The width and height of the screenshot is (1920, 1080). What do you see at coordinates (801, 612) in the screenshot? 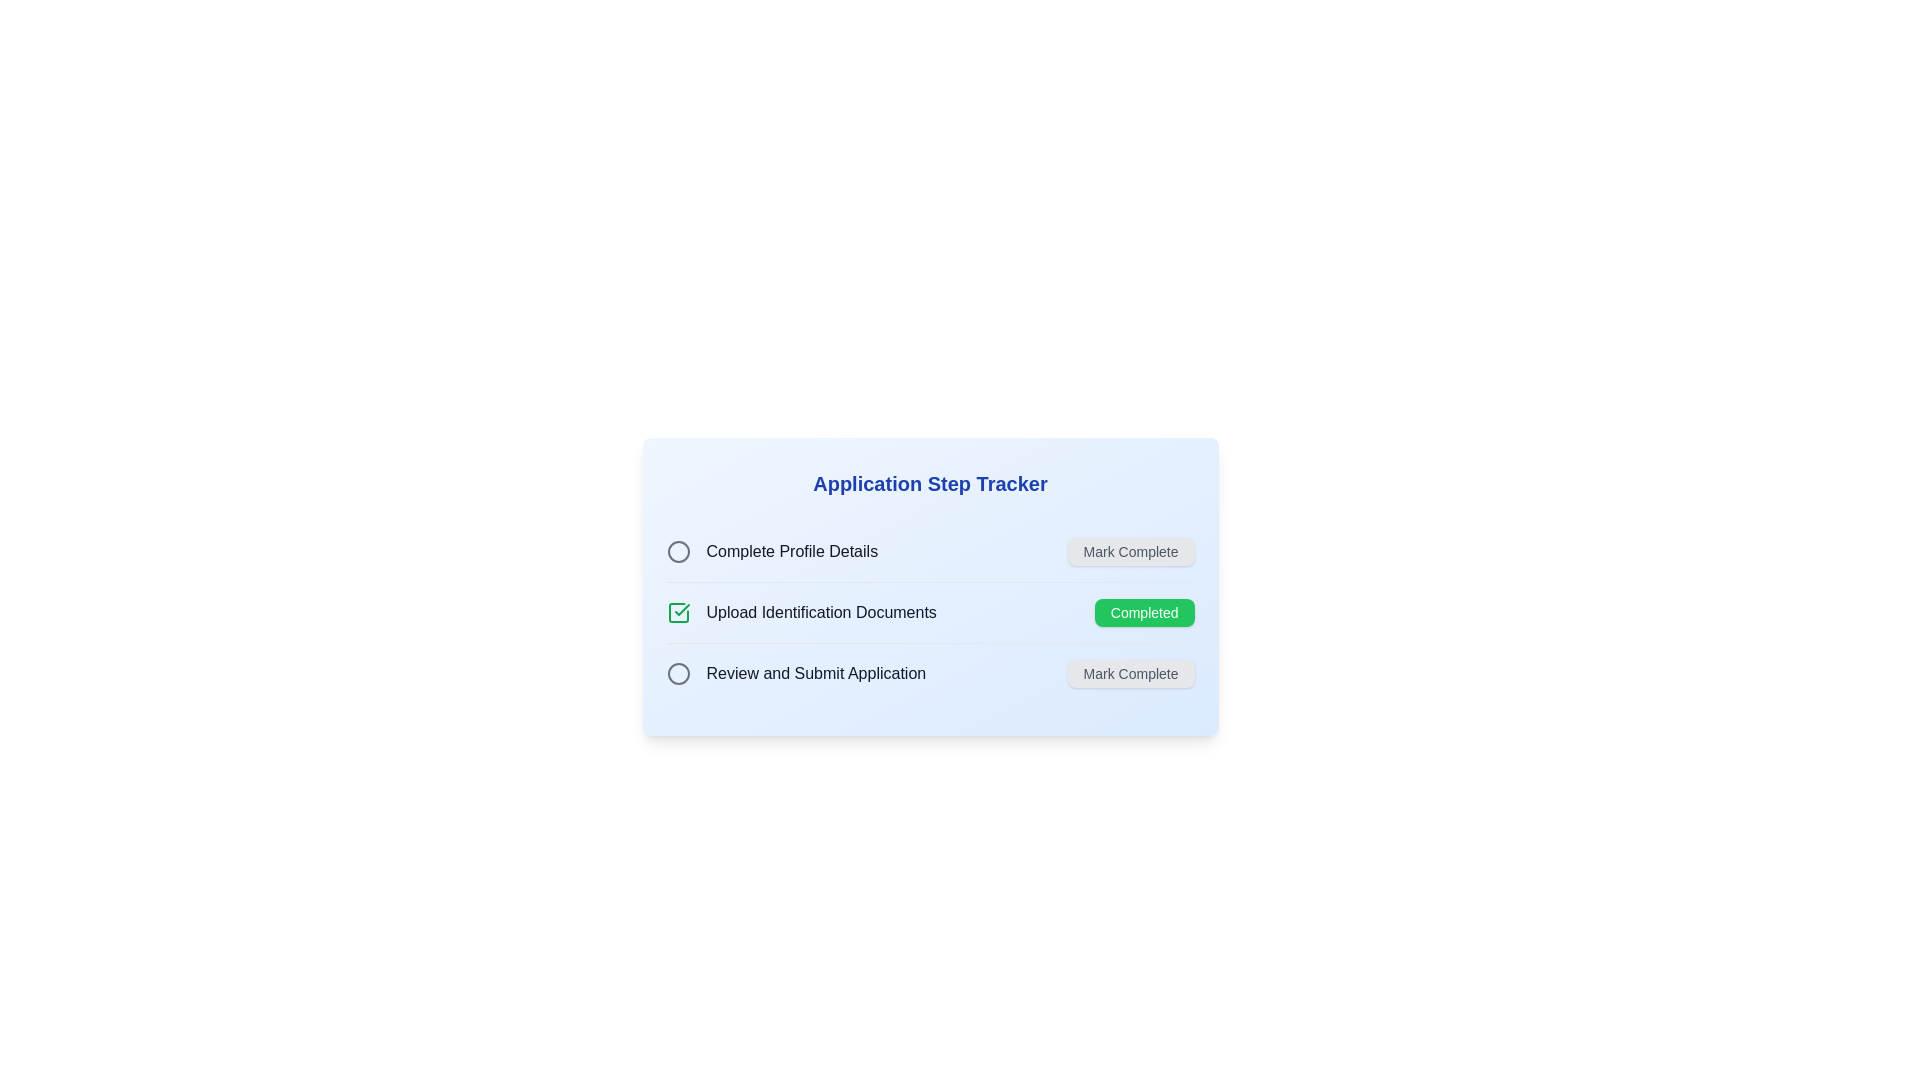
I see `the label indicating the status of the 'Upload Identification Documents' task in the process tracker, located below 'Complete Profile Details' and above 'Review and Submit Application'` at bounding box center [801, 612].